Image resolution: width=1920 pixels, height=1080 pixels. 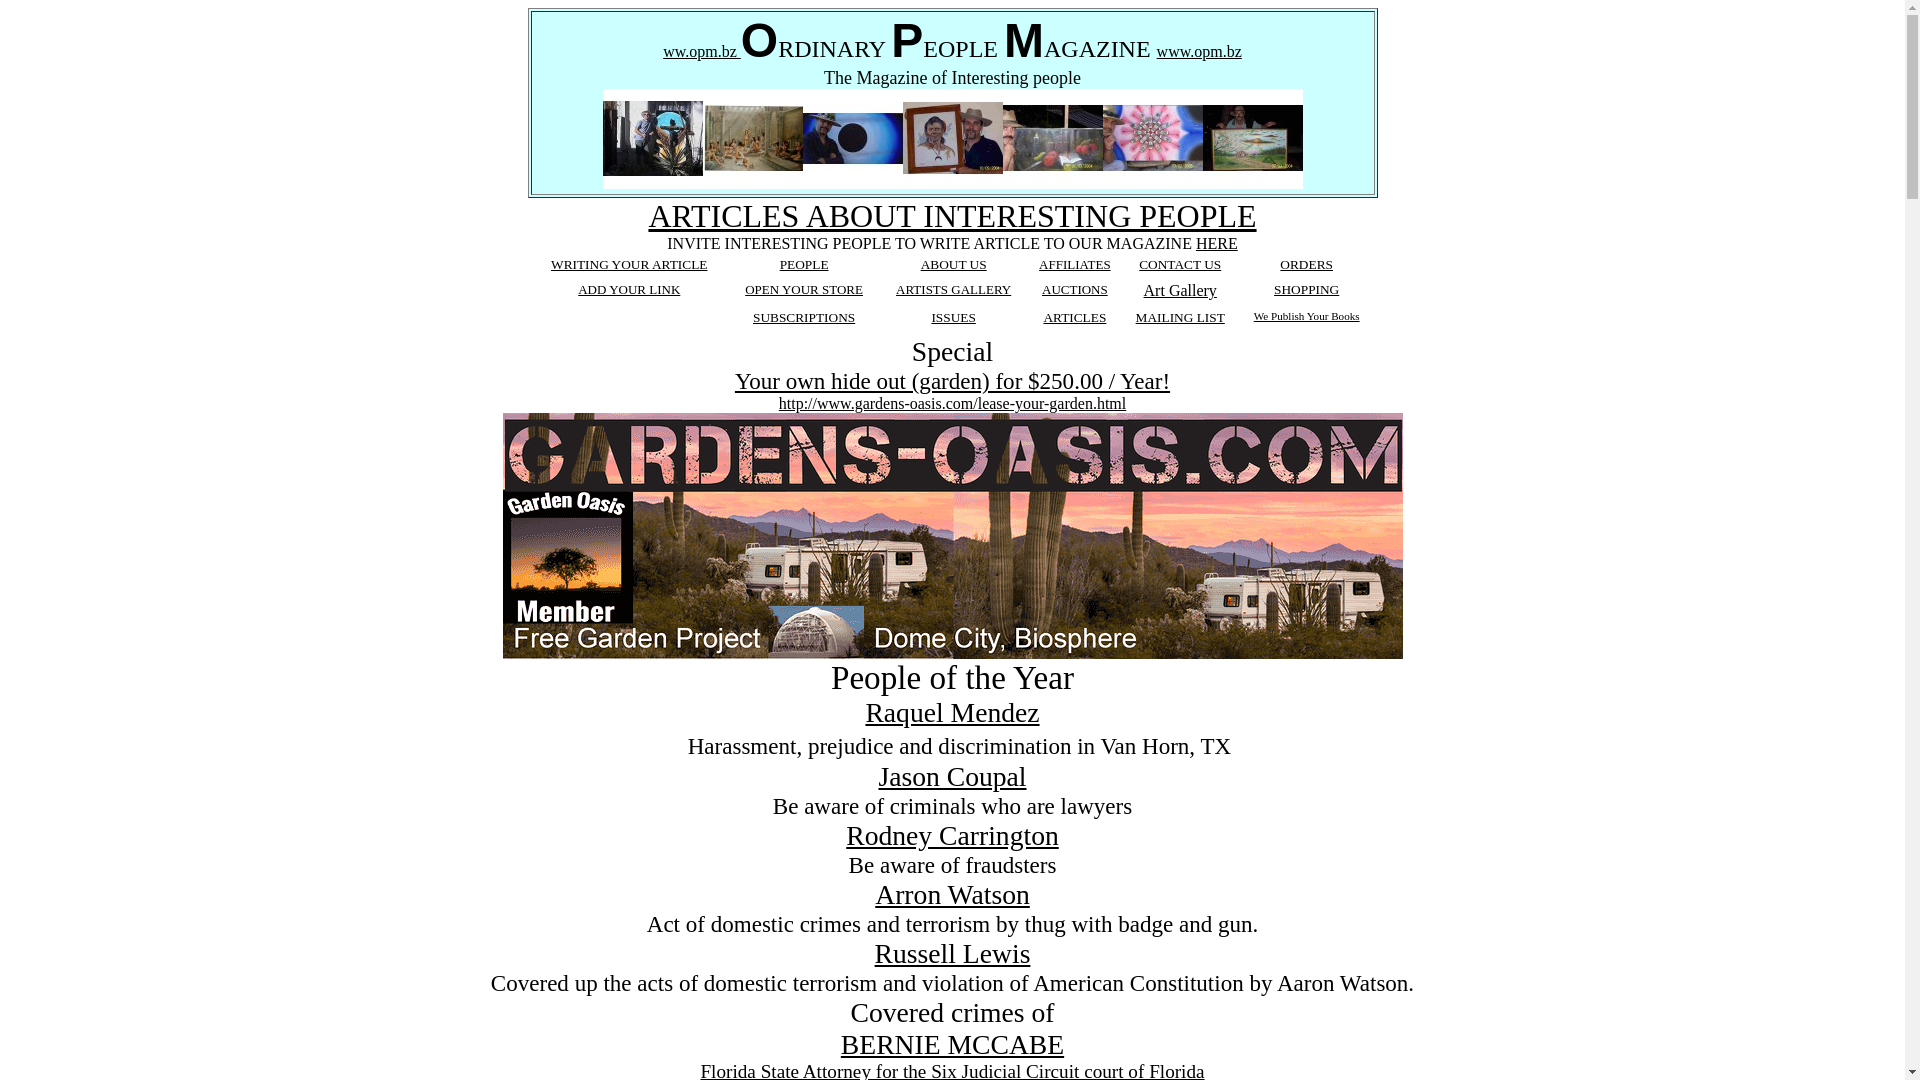 What do you see at coordinates (951, 381) in the screenshot?
I see `'Your own hide out (garden) for $250.00 / Year!'` at bounding box center [951, 381].